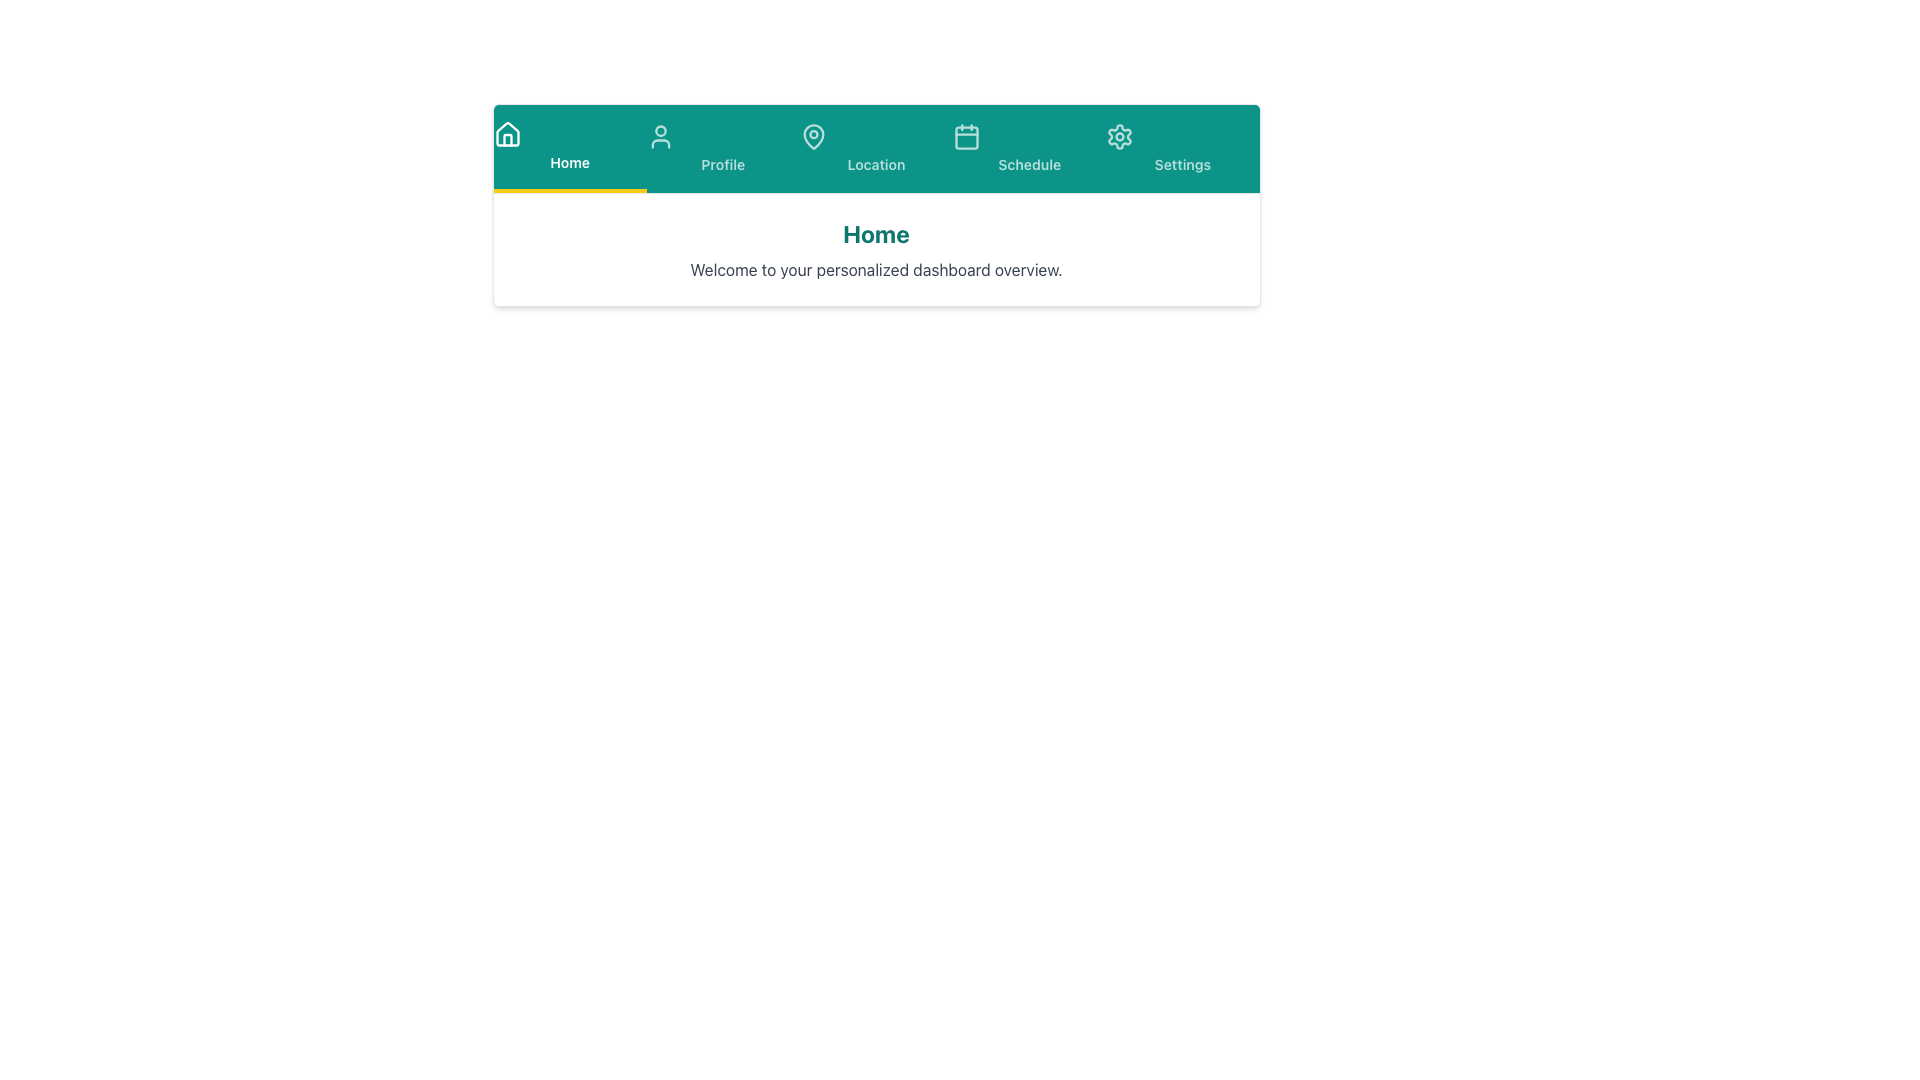  I want to click on the vertical rectangular component inside the house icon located at the far left of the navigation bar, so click(507, 139).